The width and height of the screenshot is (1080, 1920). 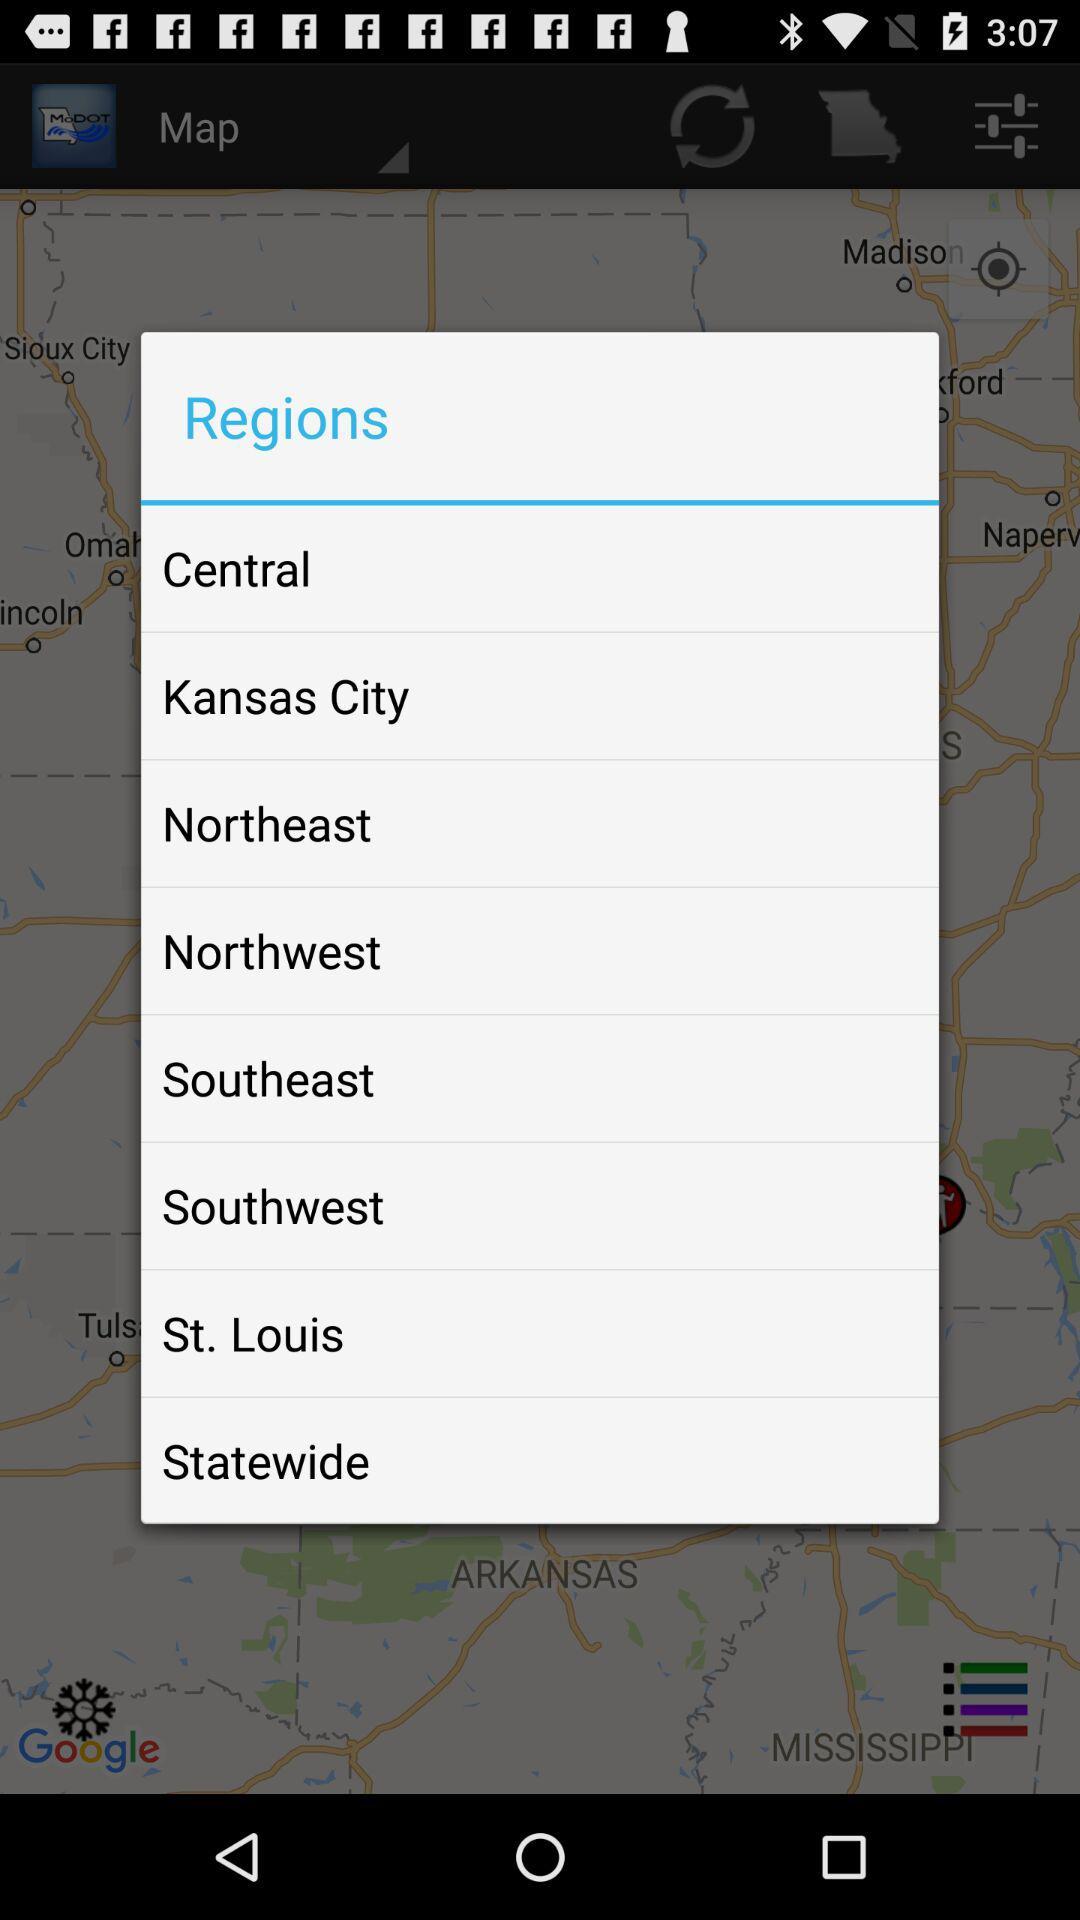 I want to click on item to the right of the statewide app, so click(x=874, y=1460).